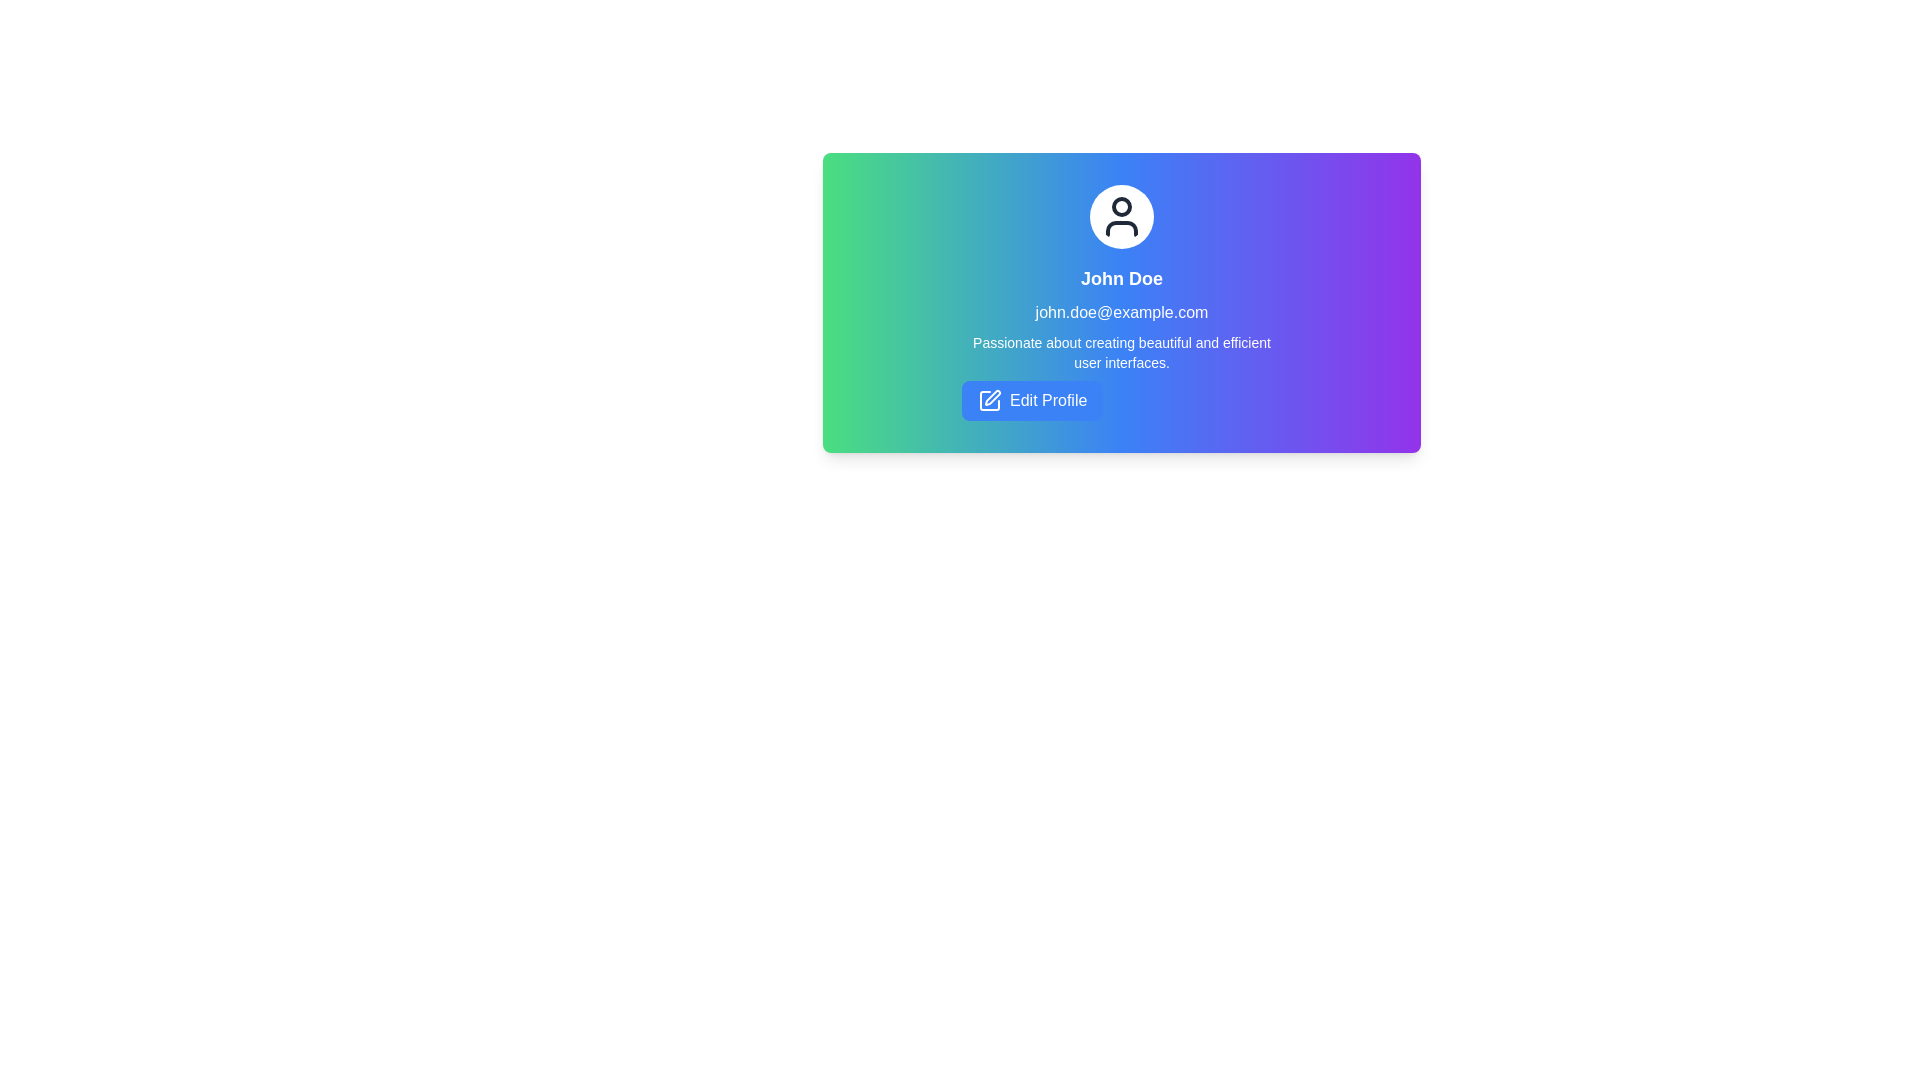  What do you see at coordinates (989, 401) in the screenshot?
I see `the white pen icon situated within the blue circular button, located adjacent to the 'Edit Profile' text below the user information section` at bounding box center [989, 401].